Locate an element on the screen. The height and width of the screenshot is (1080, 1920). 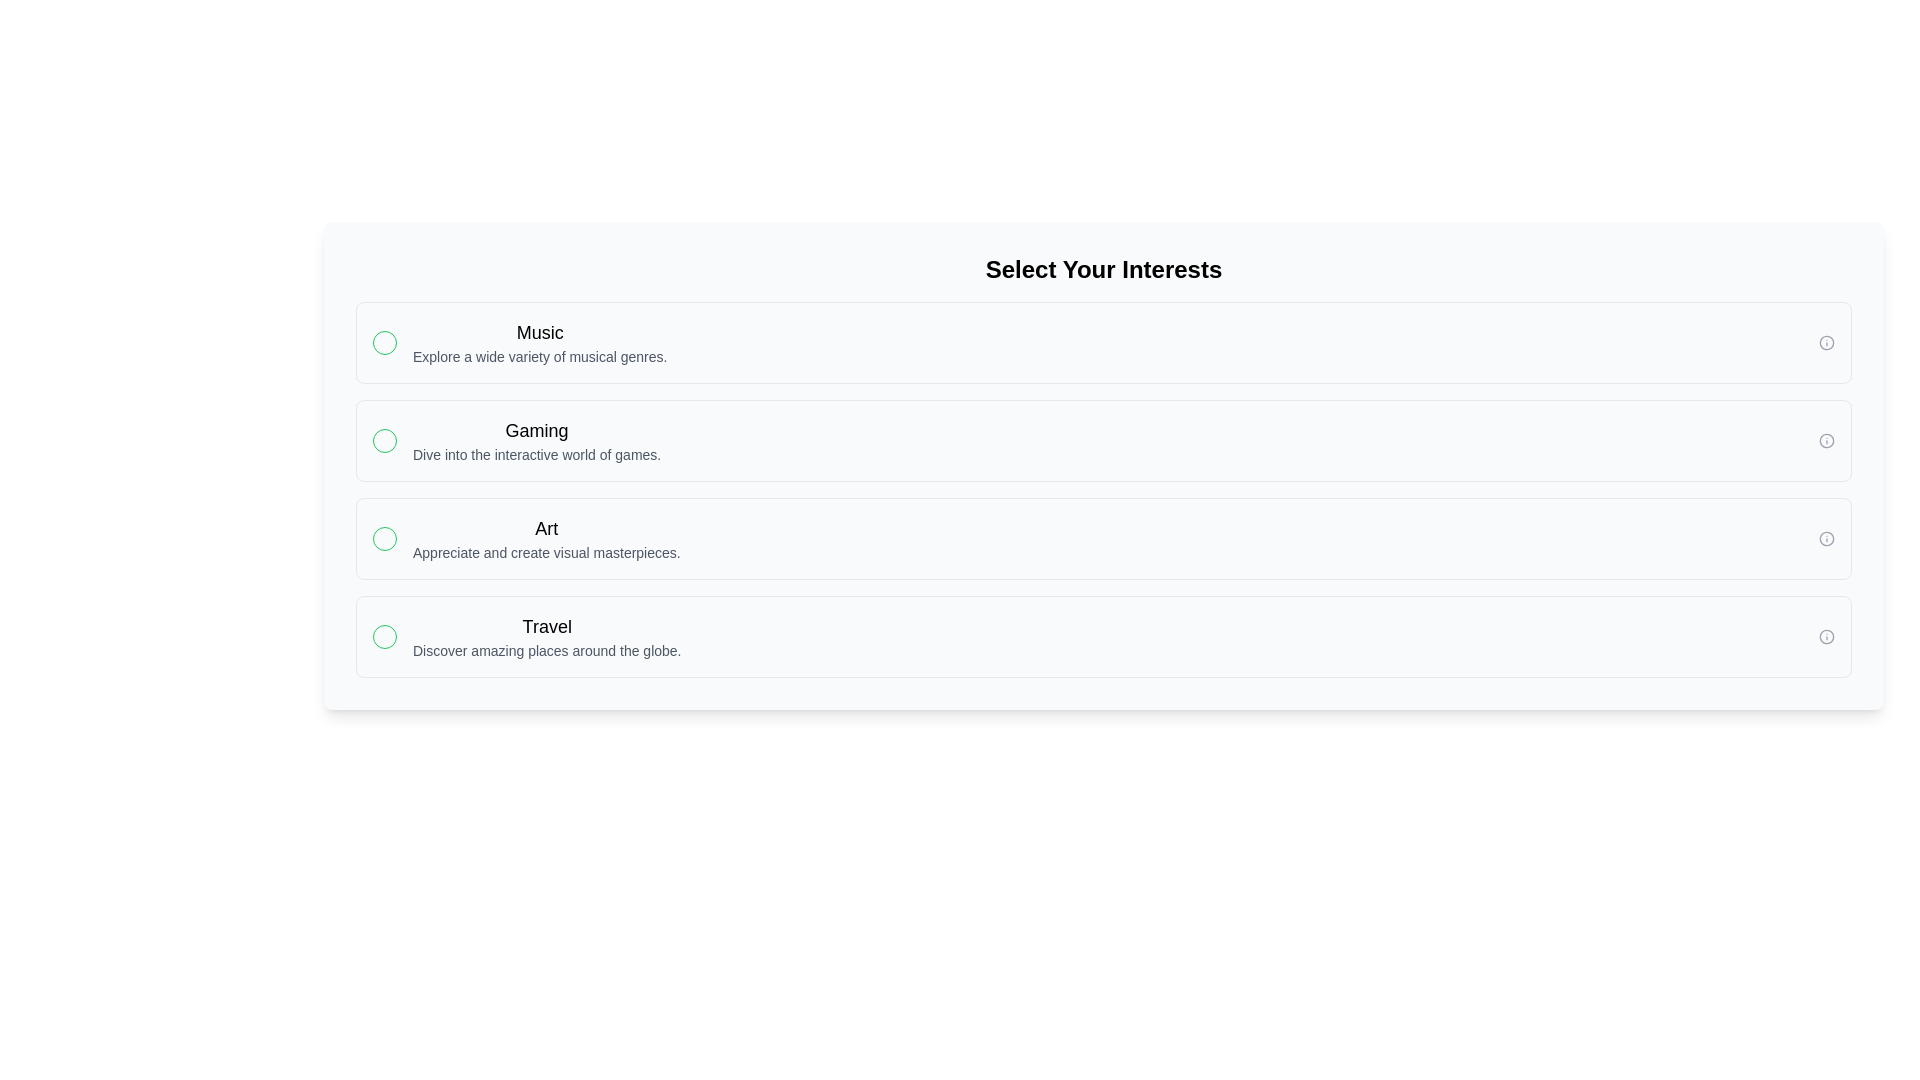
the interest option Gaming to highlight it is located at coordinates (1103, 439).